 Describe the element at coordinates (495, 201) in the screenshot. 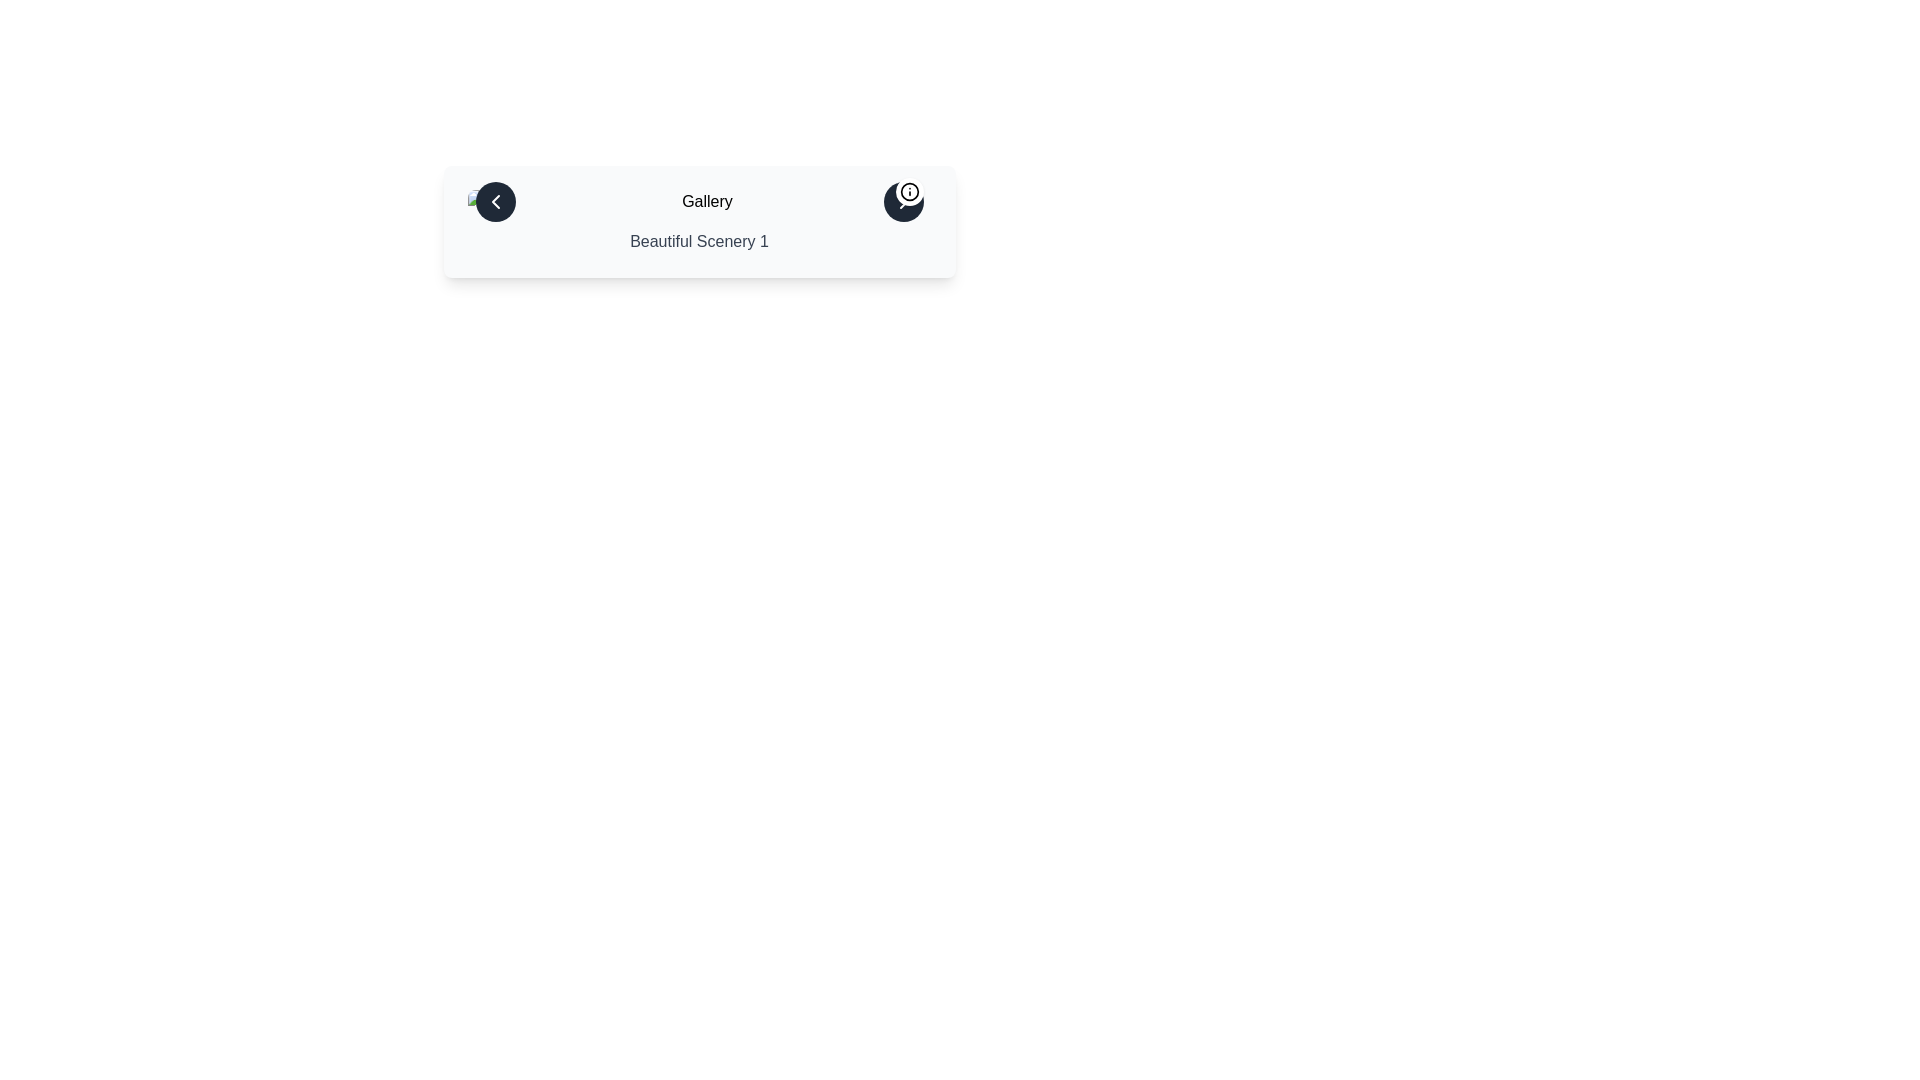

I see `the circular button with a left-facing chevron icon, which has a dark gray to black background` at that location.